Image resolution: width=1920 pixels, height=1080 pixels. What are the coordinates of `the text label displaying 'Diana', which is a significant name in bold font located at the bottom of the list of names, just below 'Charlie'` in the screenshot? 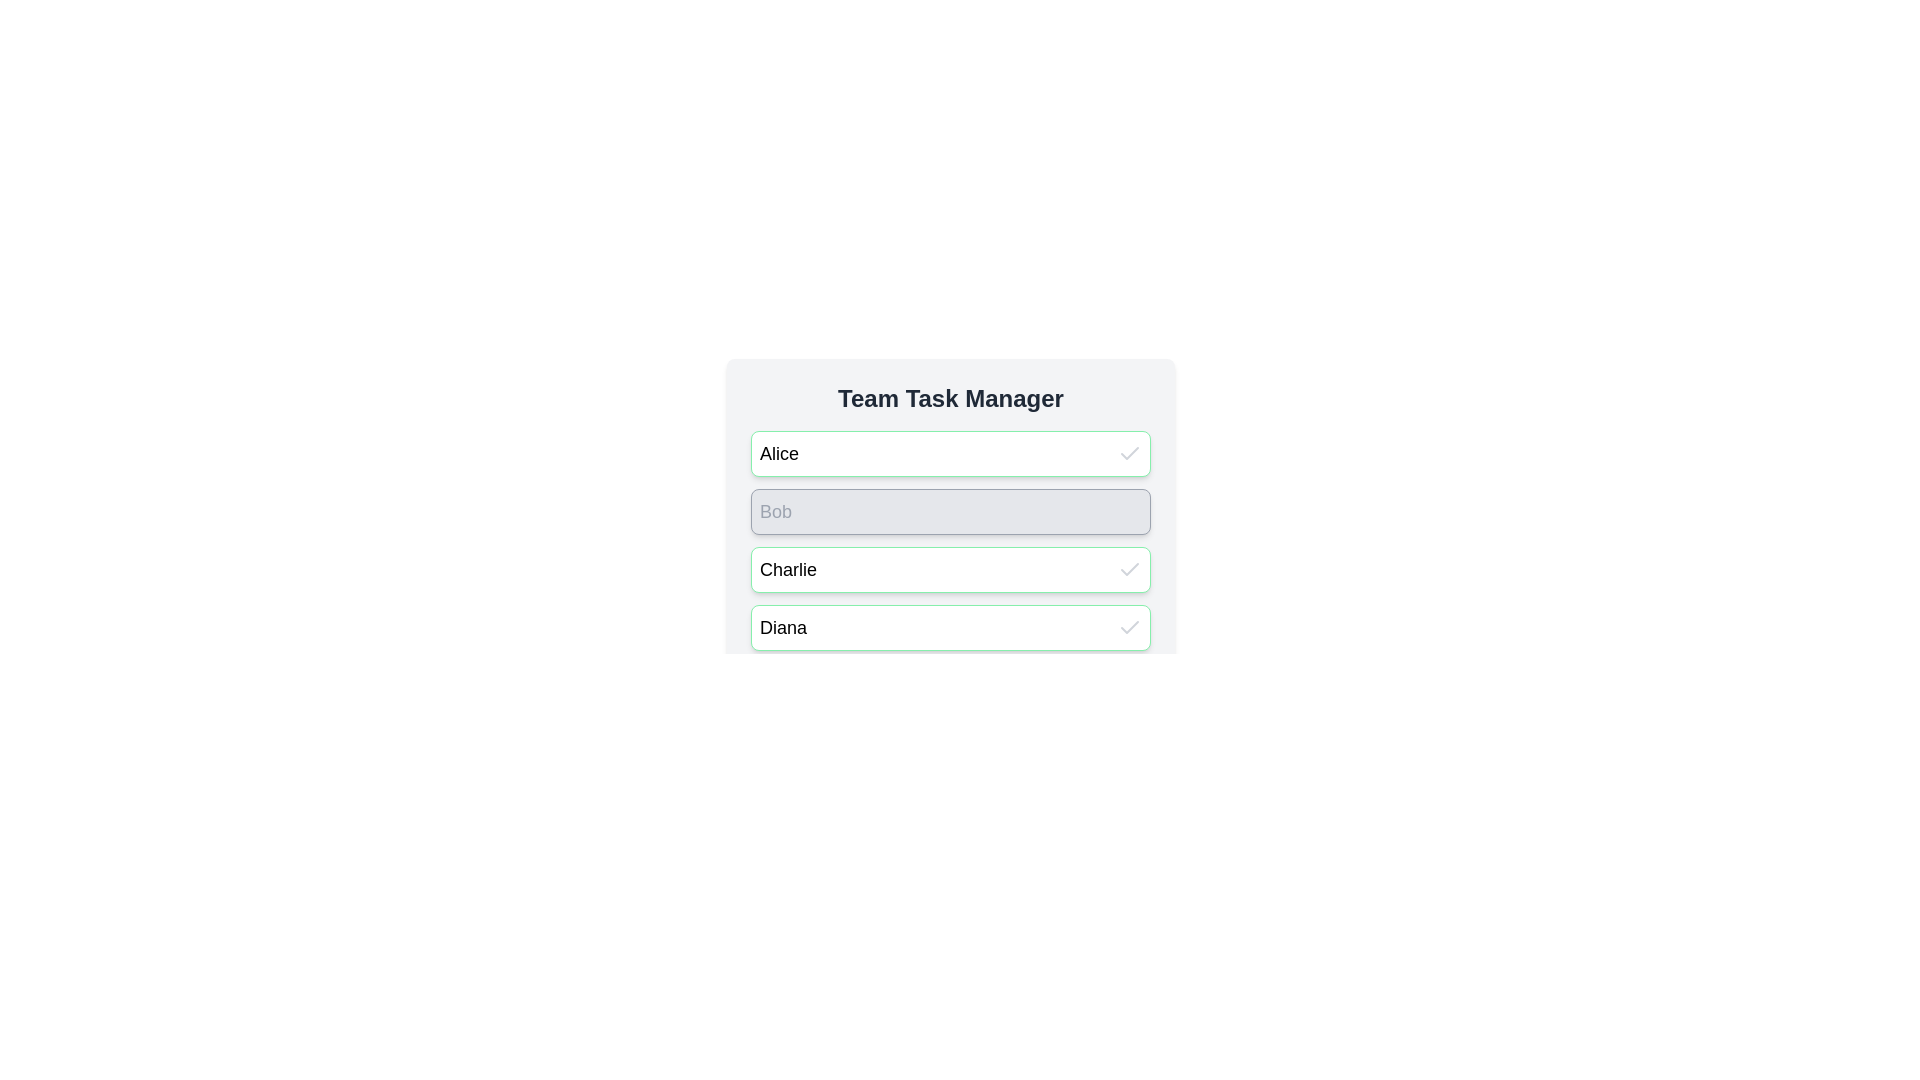 It's located at (782, 627).